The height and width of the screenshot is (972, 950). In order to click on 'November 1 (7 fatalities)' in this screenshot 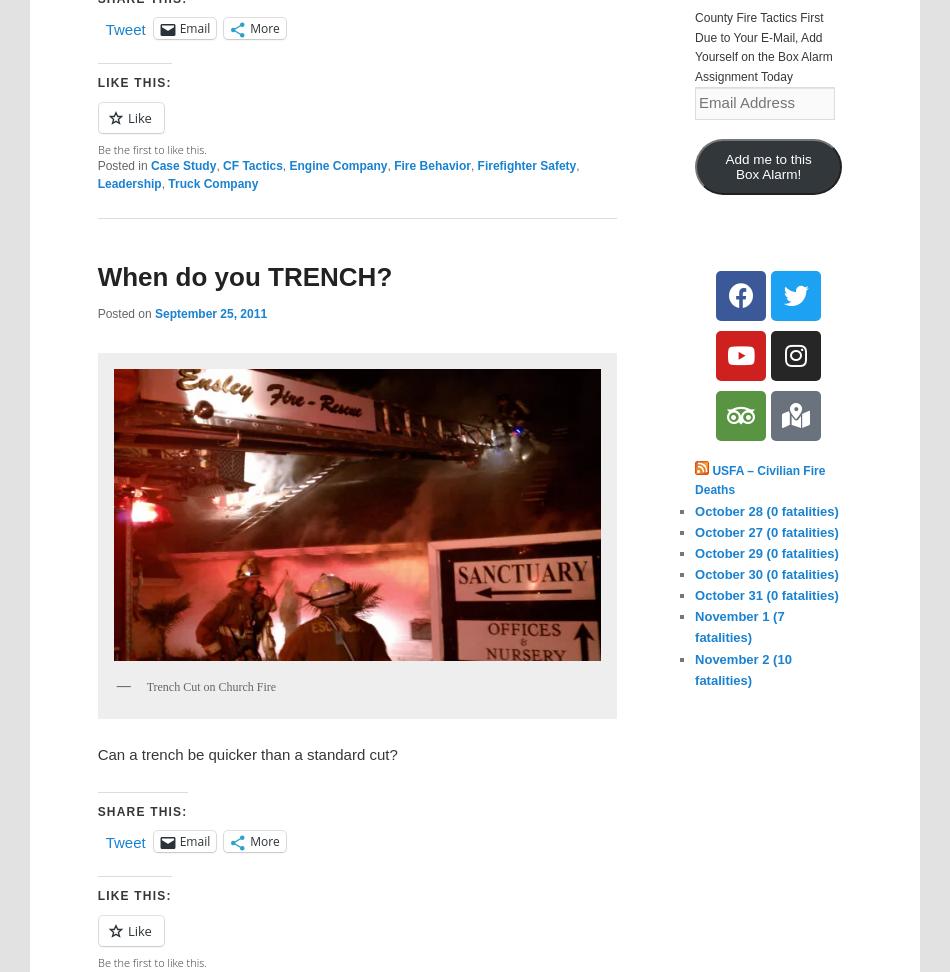, I will do `click(738, 627)`.